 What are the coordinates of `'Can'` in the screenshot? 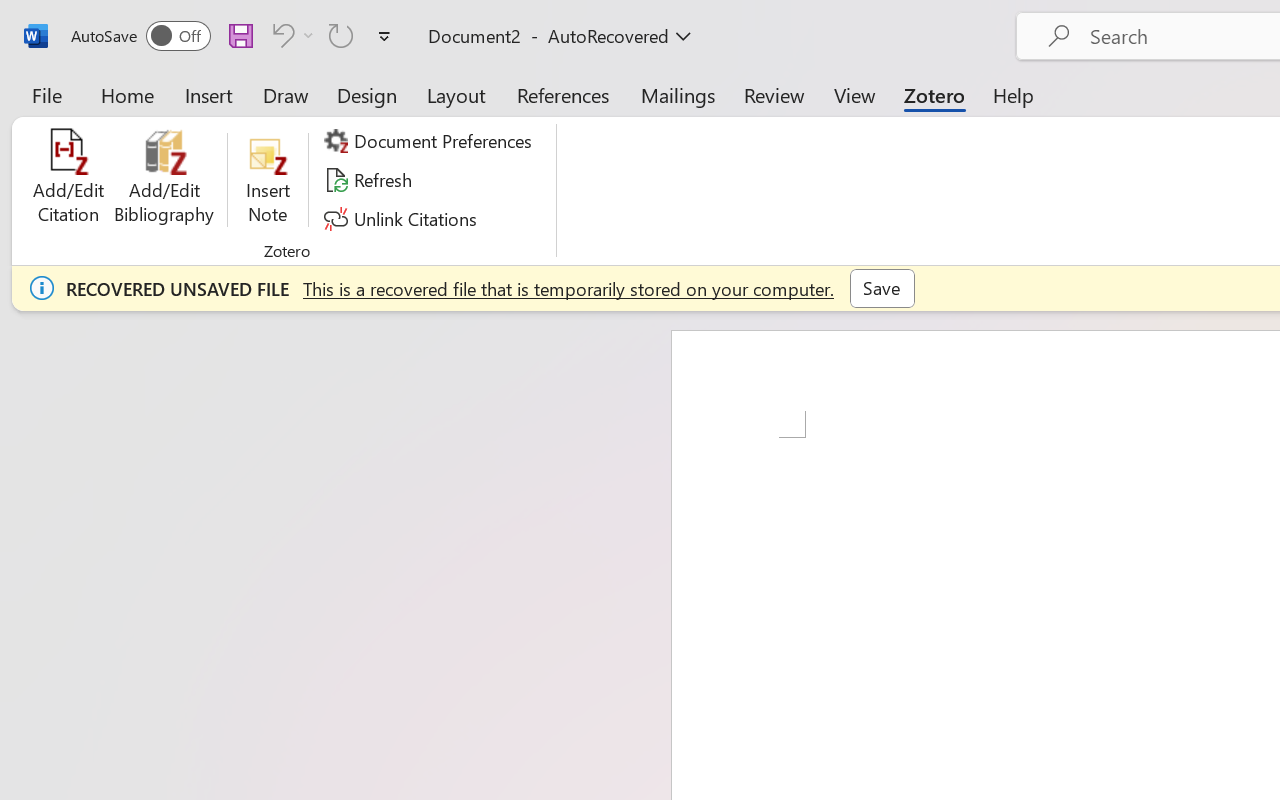 It's located at (341, 34).